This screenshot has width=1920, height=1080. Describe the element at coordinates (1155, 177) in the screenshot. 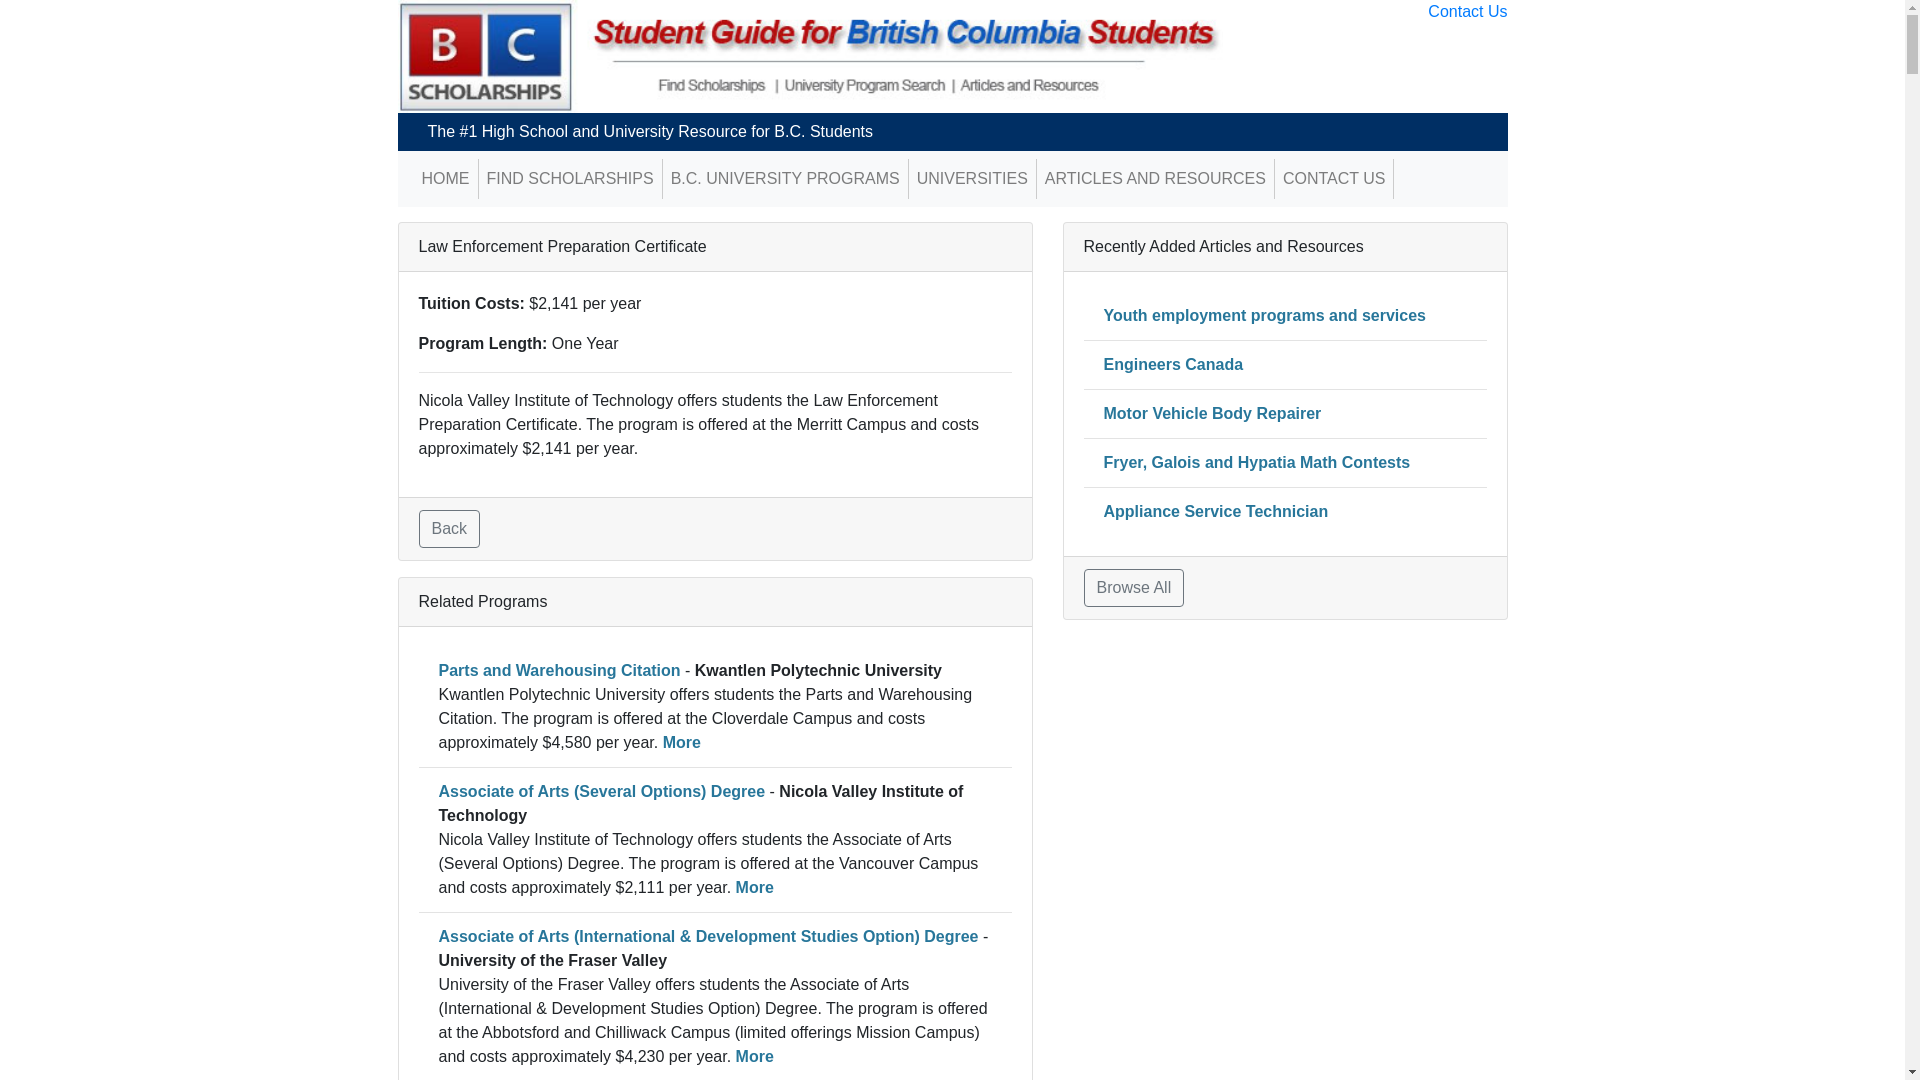

I see `'ARTICLES AND RESOURCES'` at that location.